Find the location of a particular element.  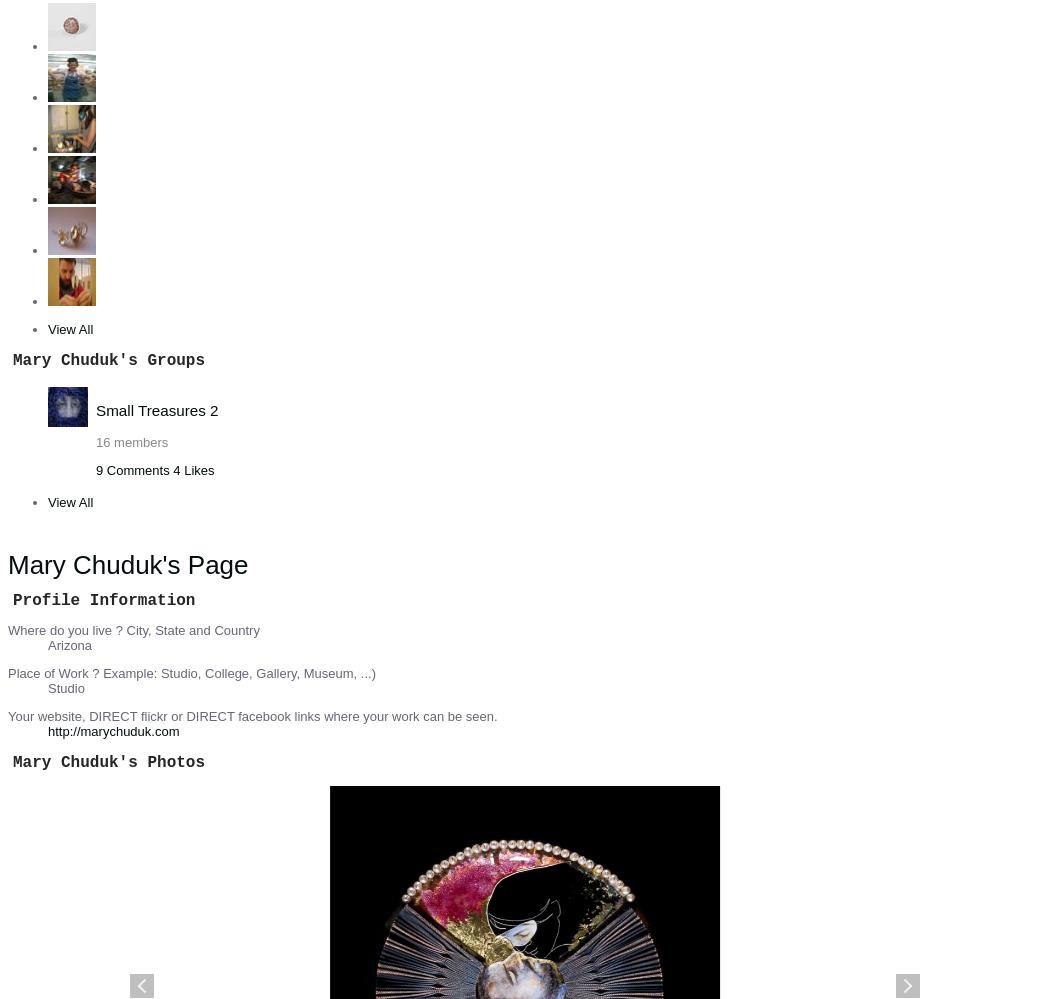

'Where do you live ? City, State and Country' is located at coordinates (132, 629).